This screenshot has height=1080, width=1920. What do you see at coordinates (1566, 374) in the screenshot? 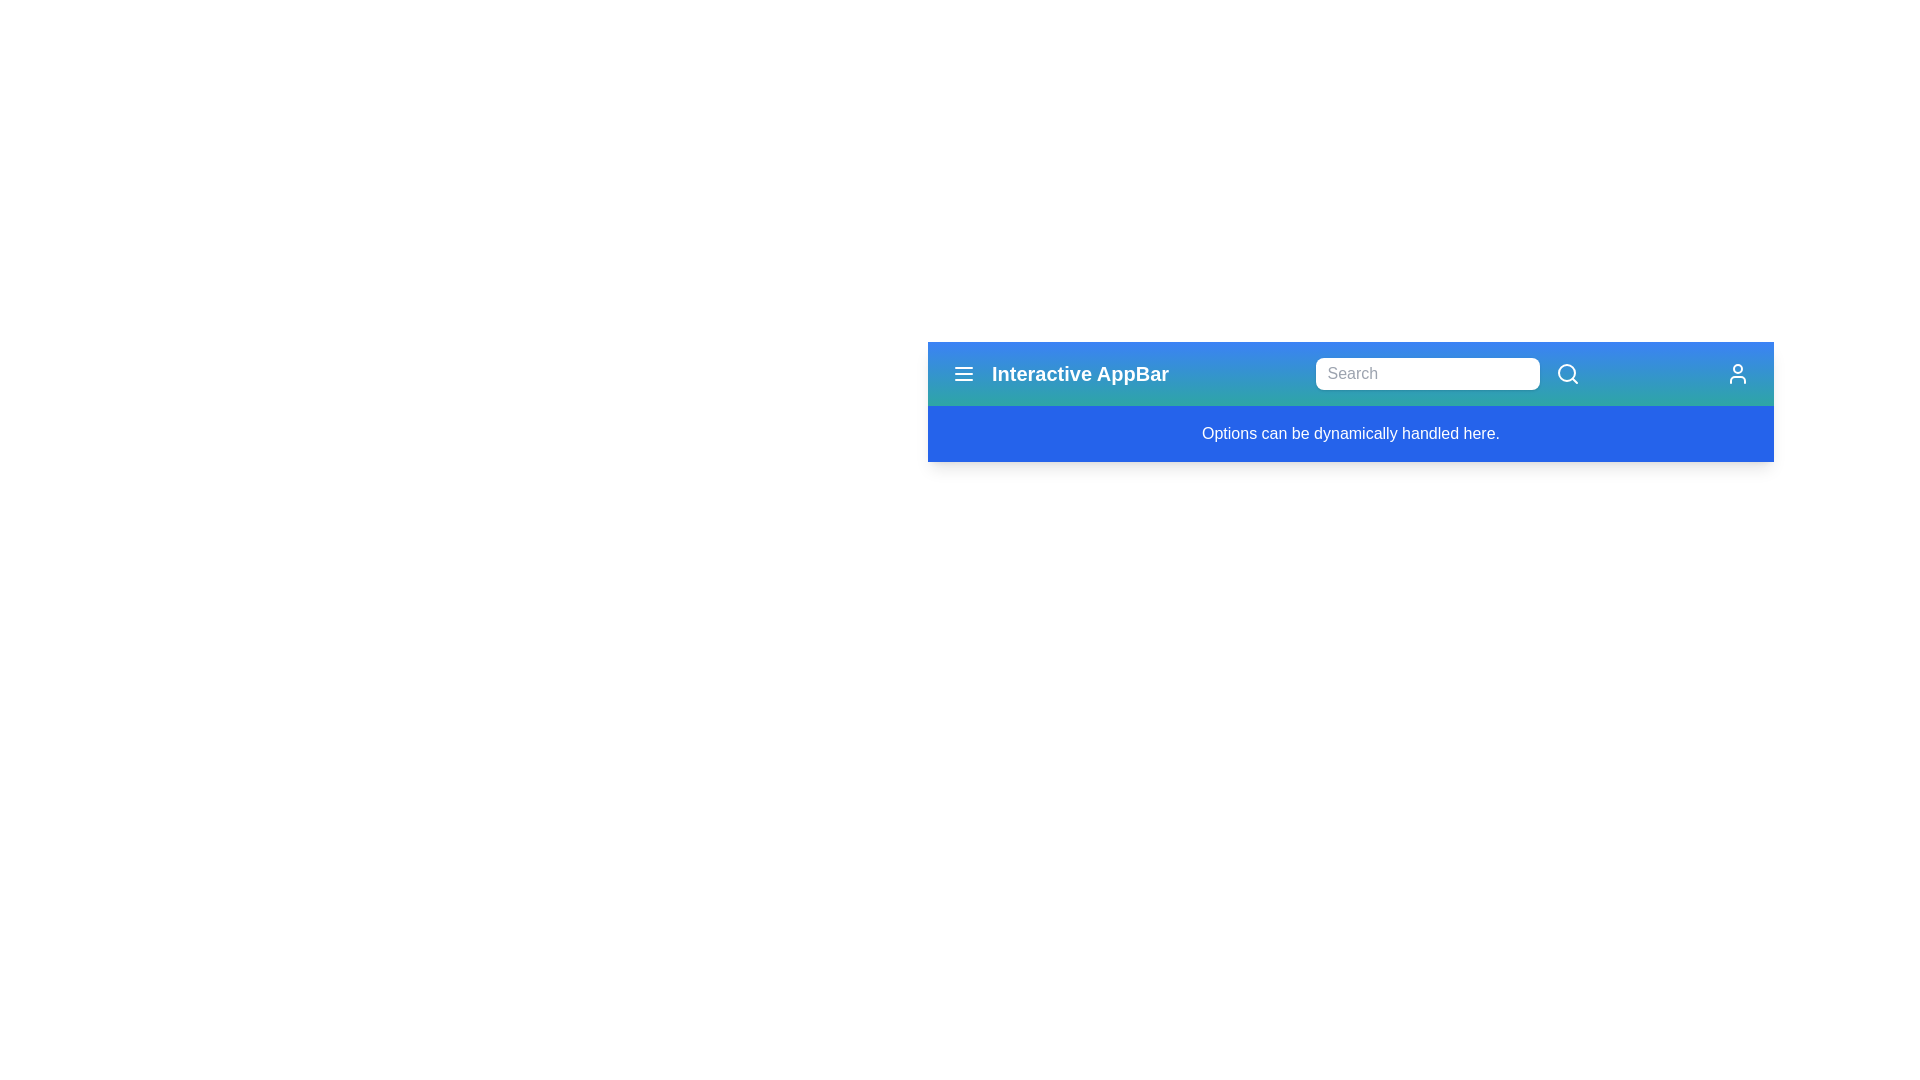
I see `the search icon to initiate a search` at bounding box center [1566, 374].